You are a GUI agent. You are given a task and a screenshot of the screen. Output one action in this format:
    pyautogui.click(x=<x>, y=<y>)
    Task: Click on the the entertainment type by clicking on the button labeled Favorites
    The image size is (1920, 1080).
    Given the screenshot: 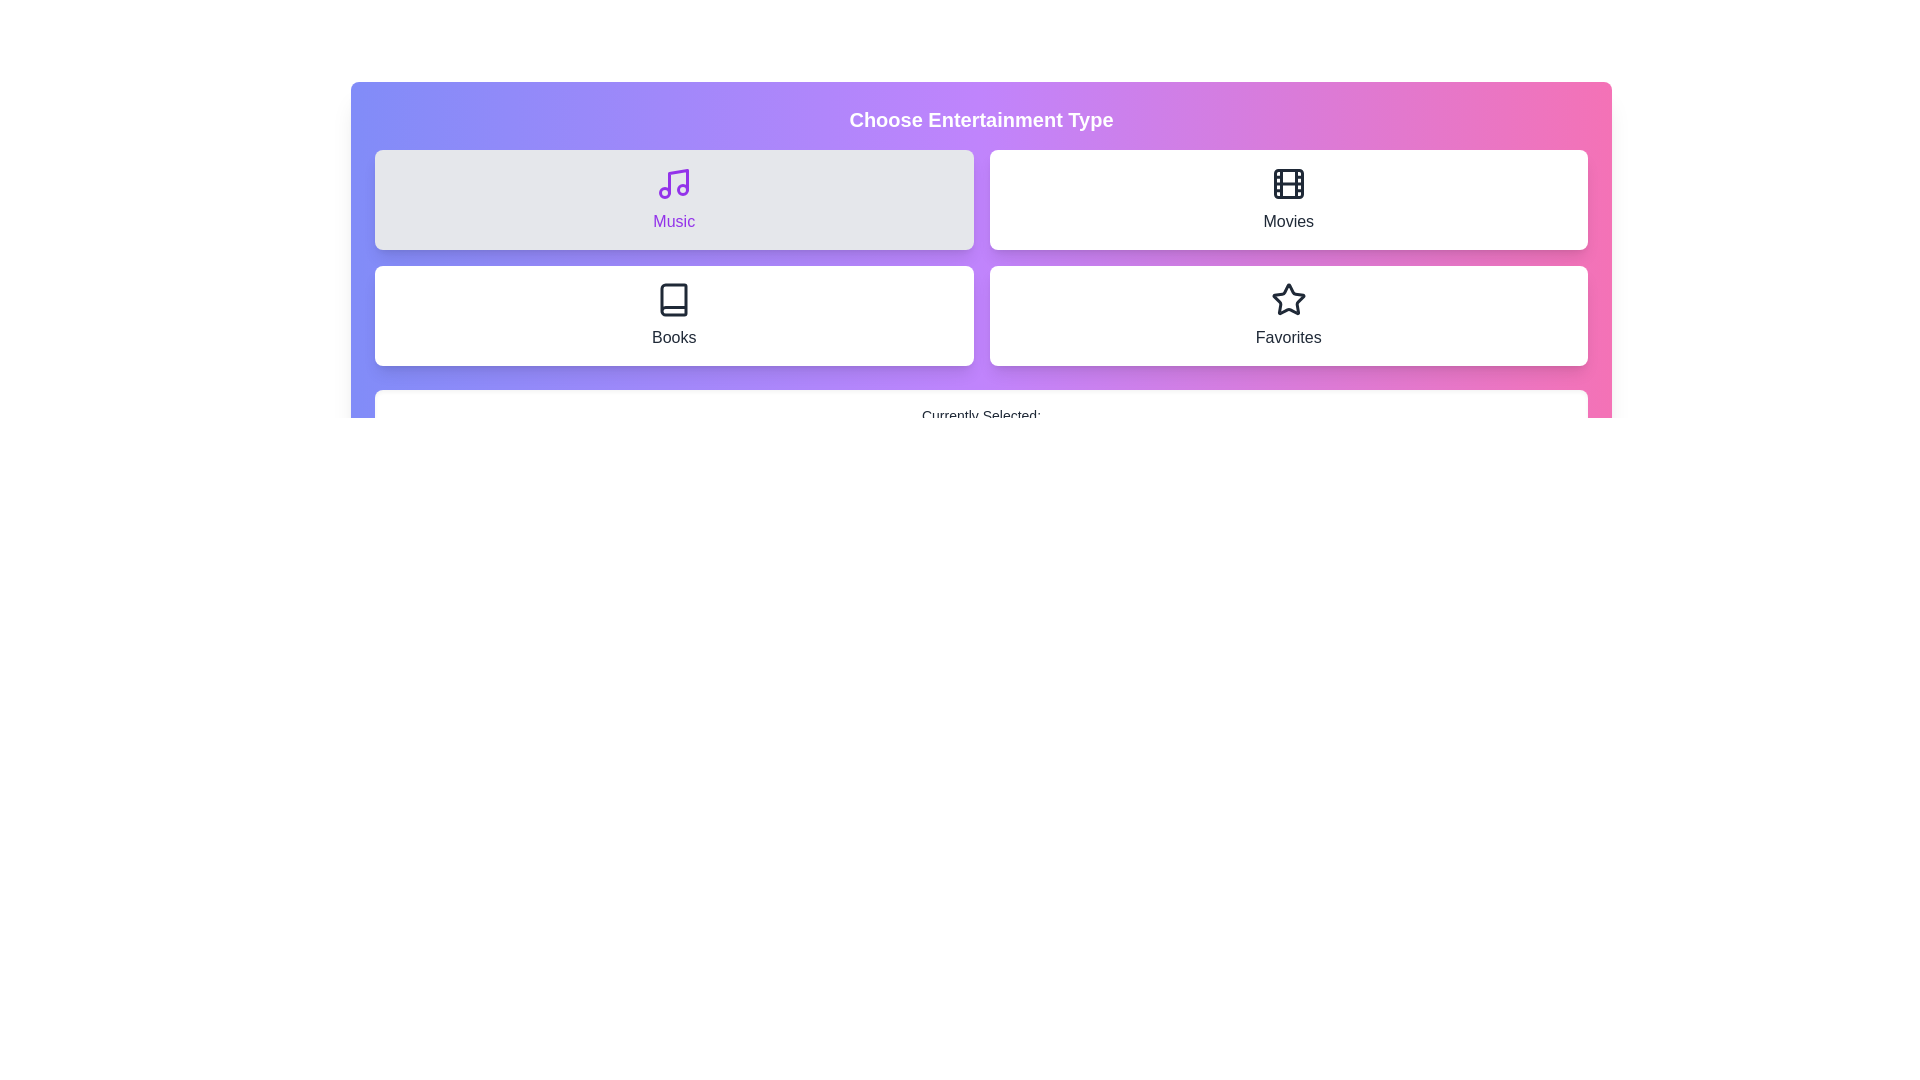 What is the action you would take?
    pyautogui.click(x=1288, y=315)
    